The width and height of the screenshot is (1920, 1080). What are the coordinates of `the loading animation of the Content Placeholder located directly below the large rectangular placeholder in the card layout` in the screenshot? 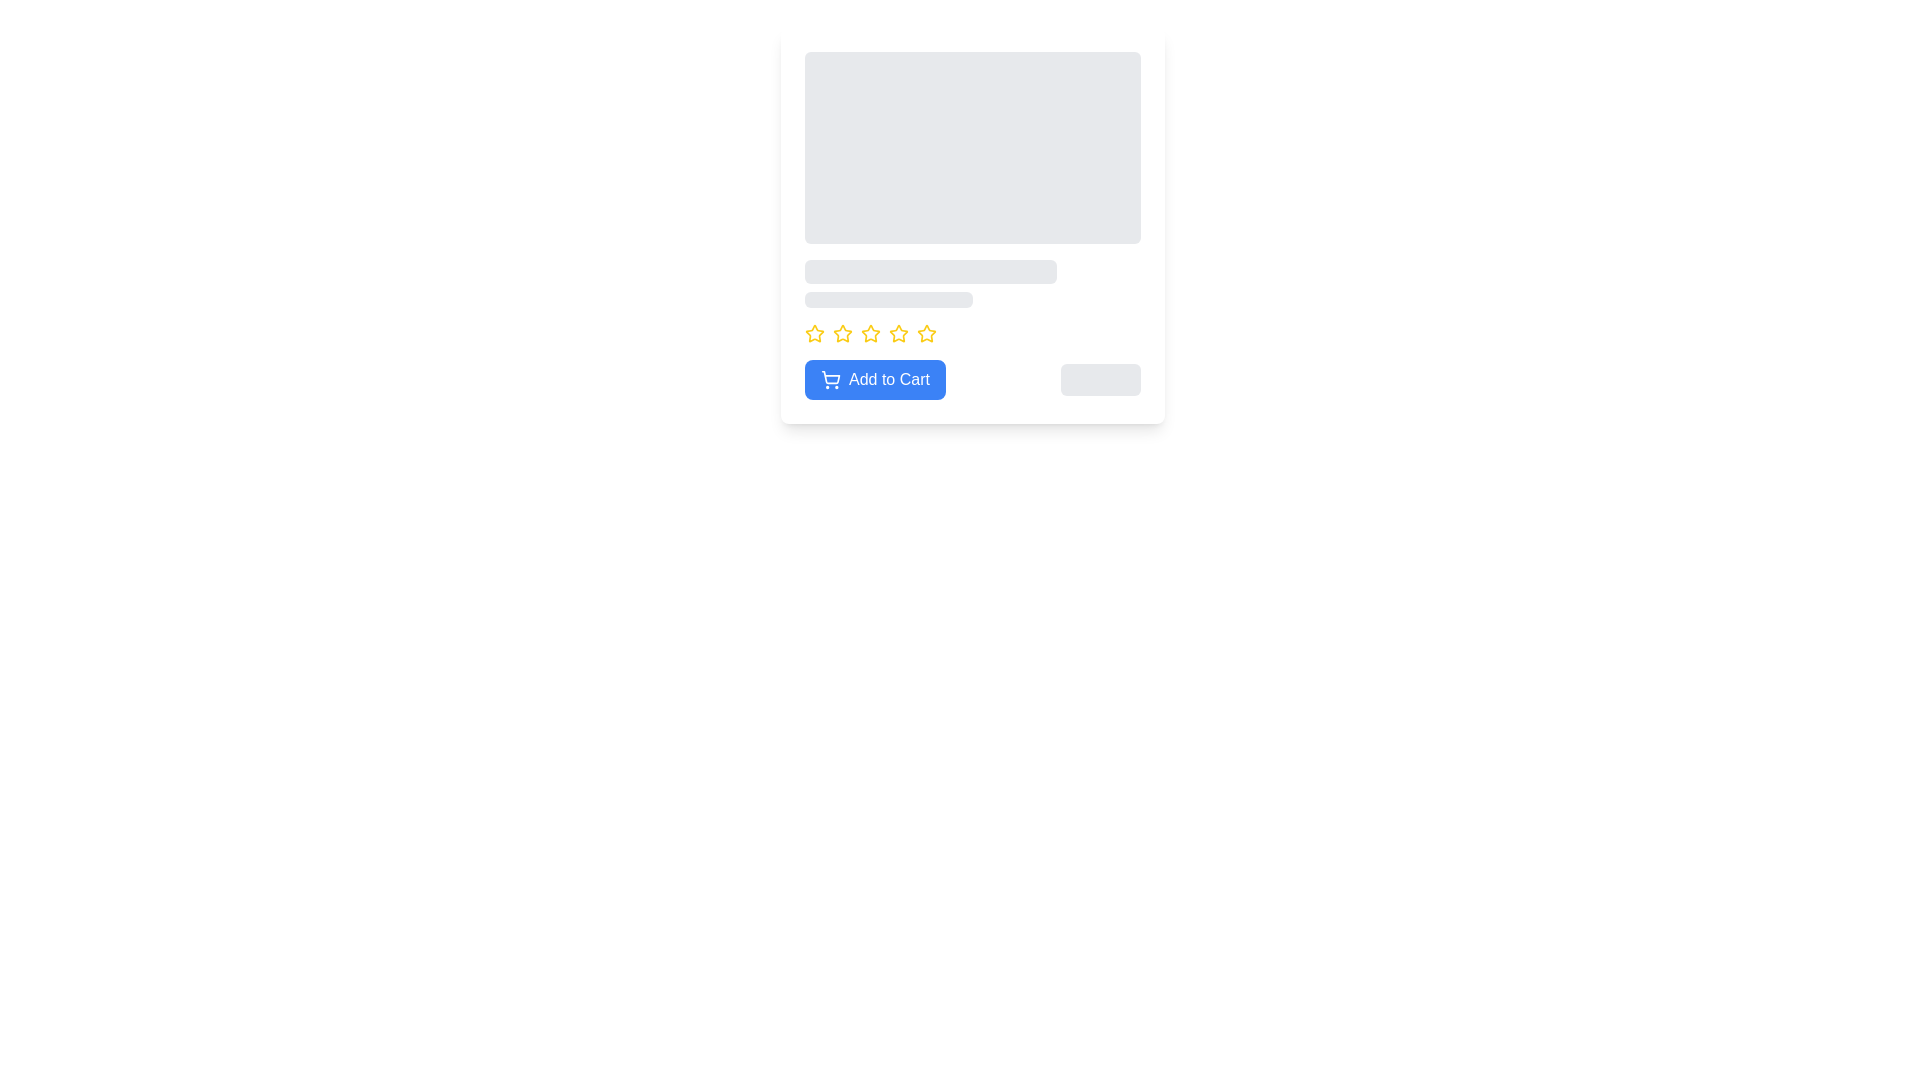 It's located at (973, 284).